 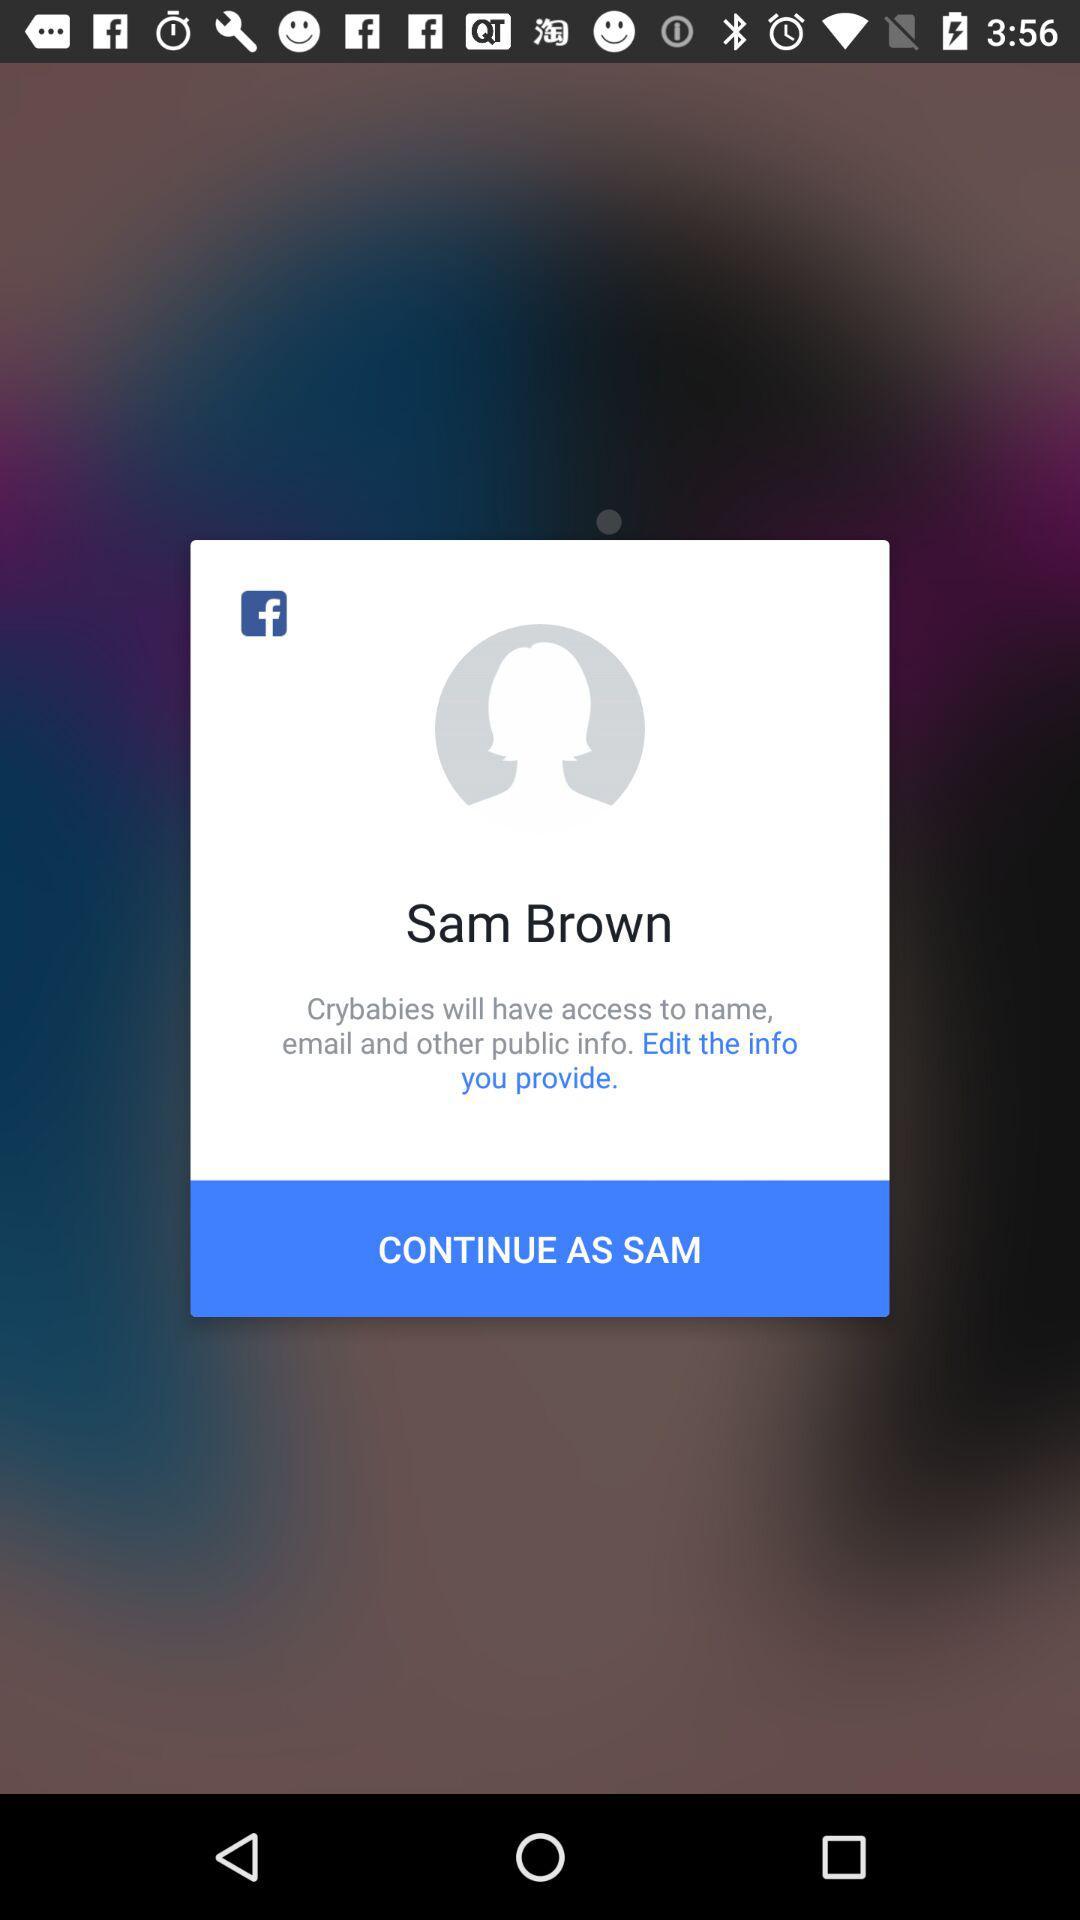 What do you see at coordinates (540, 1041) in the screenshot?
I see `the crybabies will have item` at bounding box center [540, 1041].